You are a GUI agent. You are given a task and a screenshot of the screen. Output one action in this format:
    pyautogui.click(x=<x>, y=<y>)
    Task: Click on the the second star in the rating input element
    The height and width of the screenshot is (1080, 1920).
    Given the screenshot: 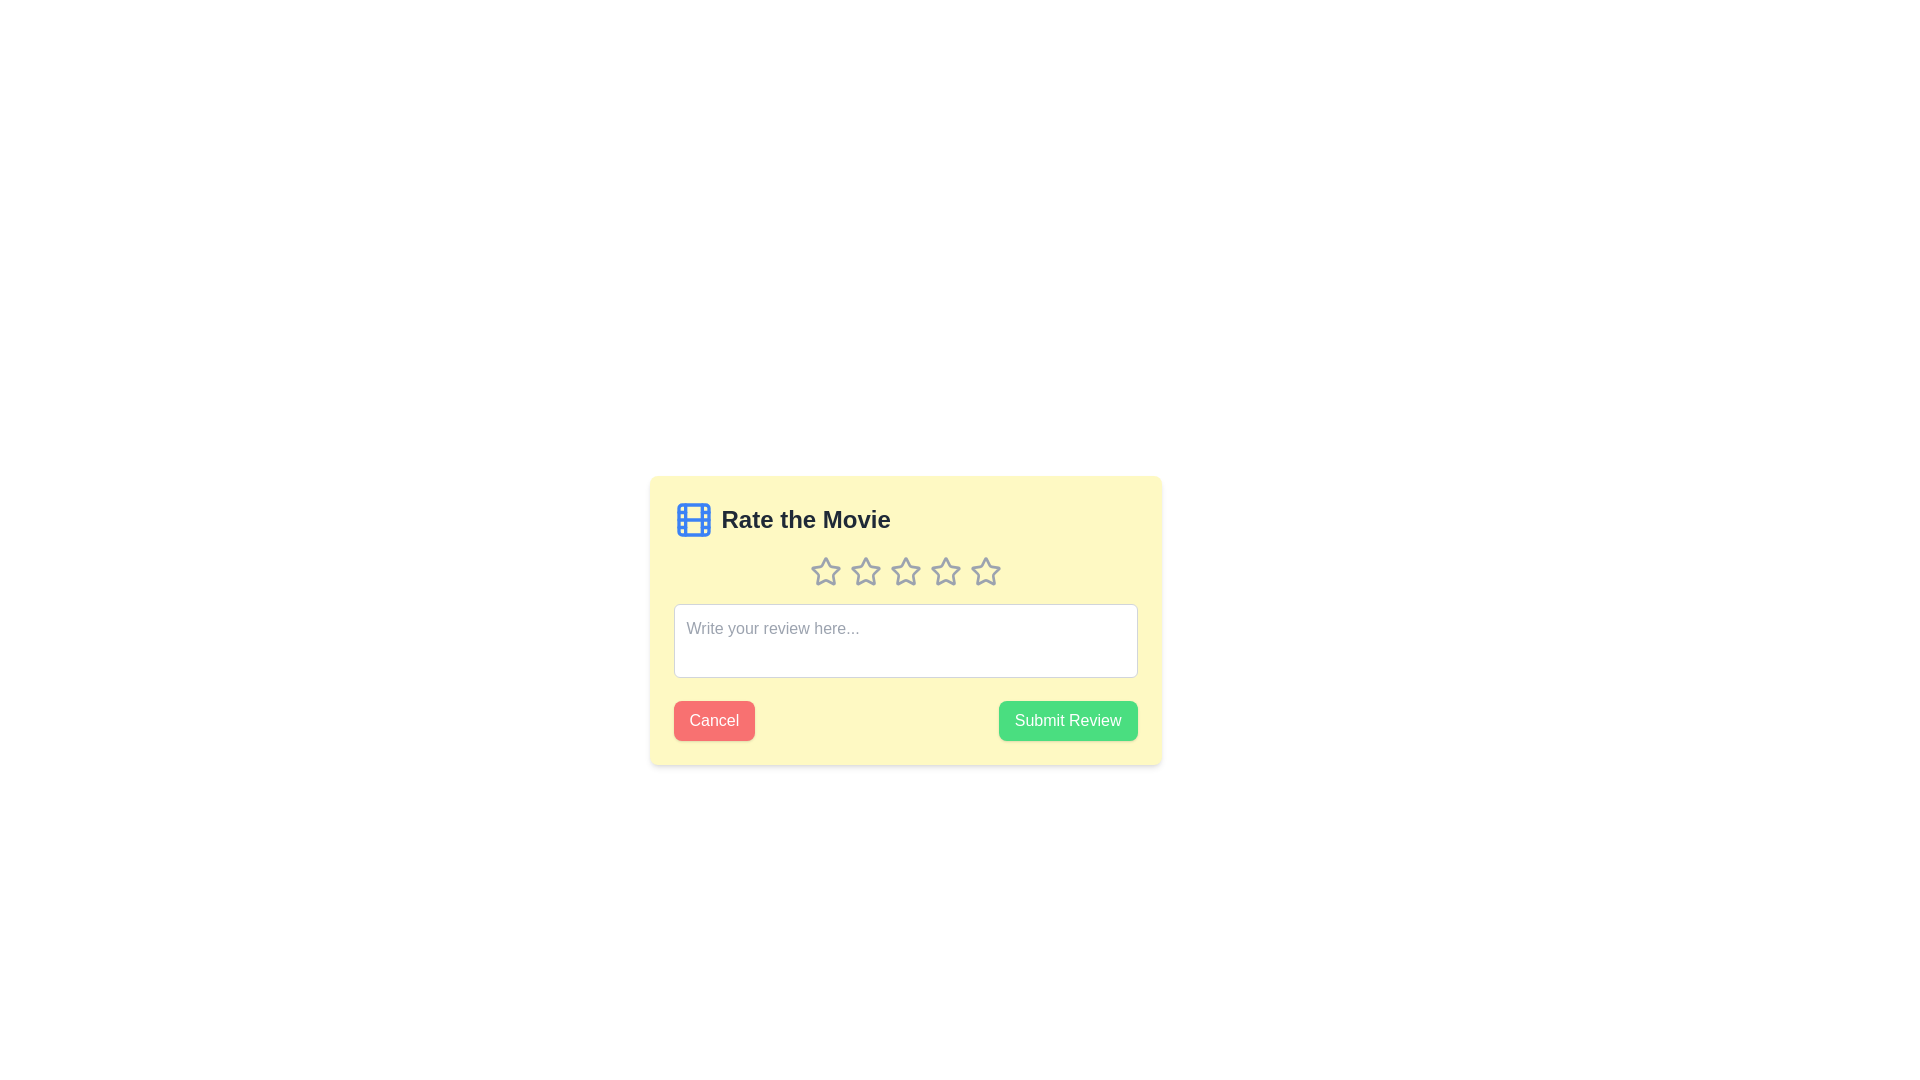 What is the action you would take?
    pyautogui.click(x=865, y=571)
    